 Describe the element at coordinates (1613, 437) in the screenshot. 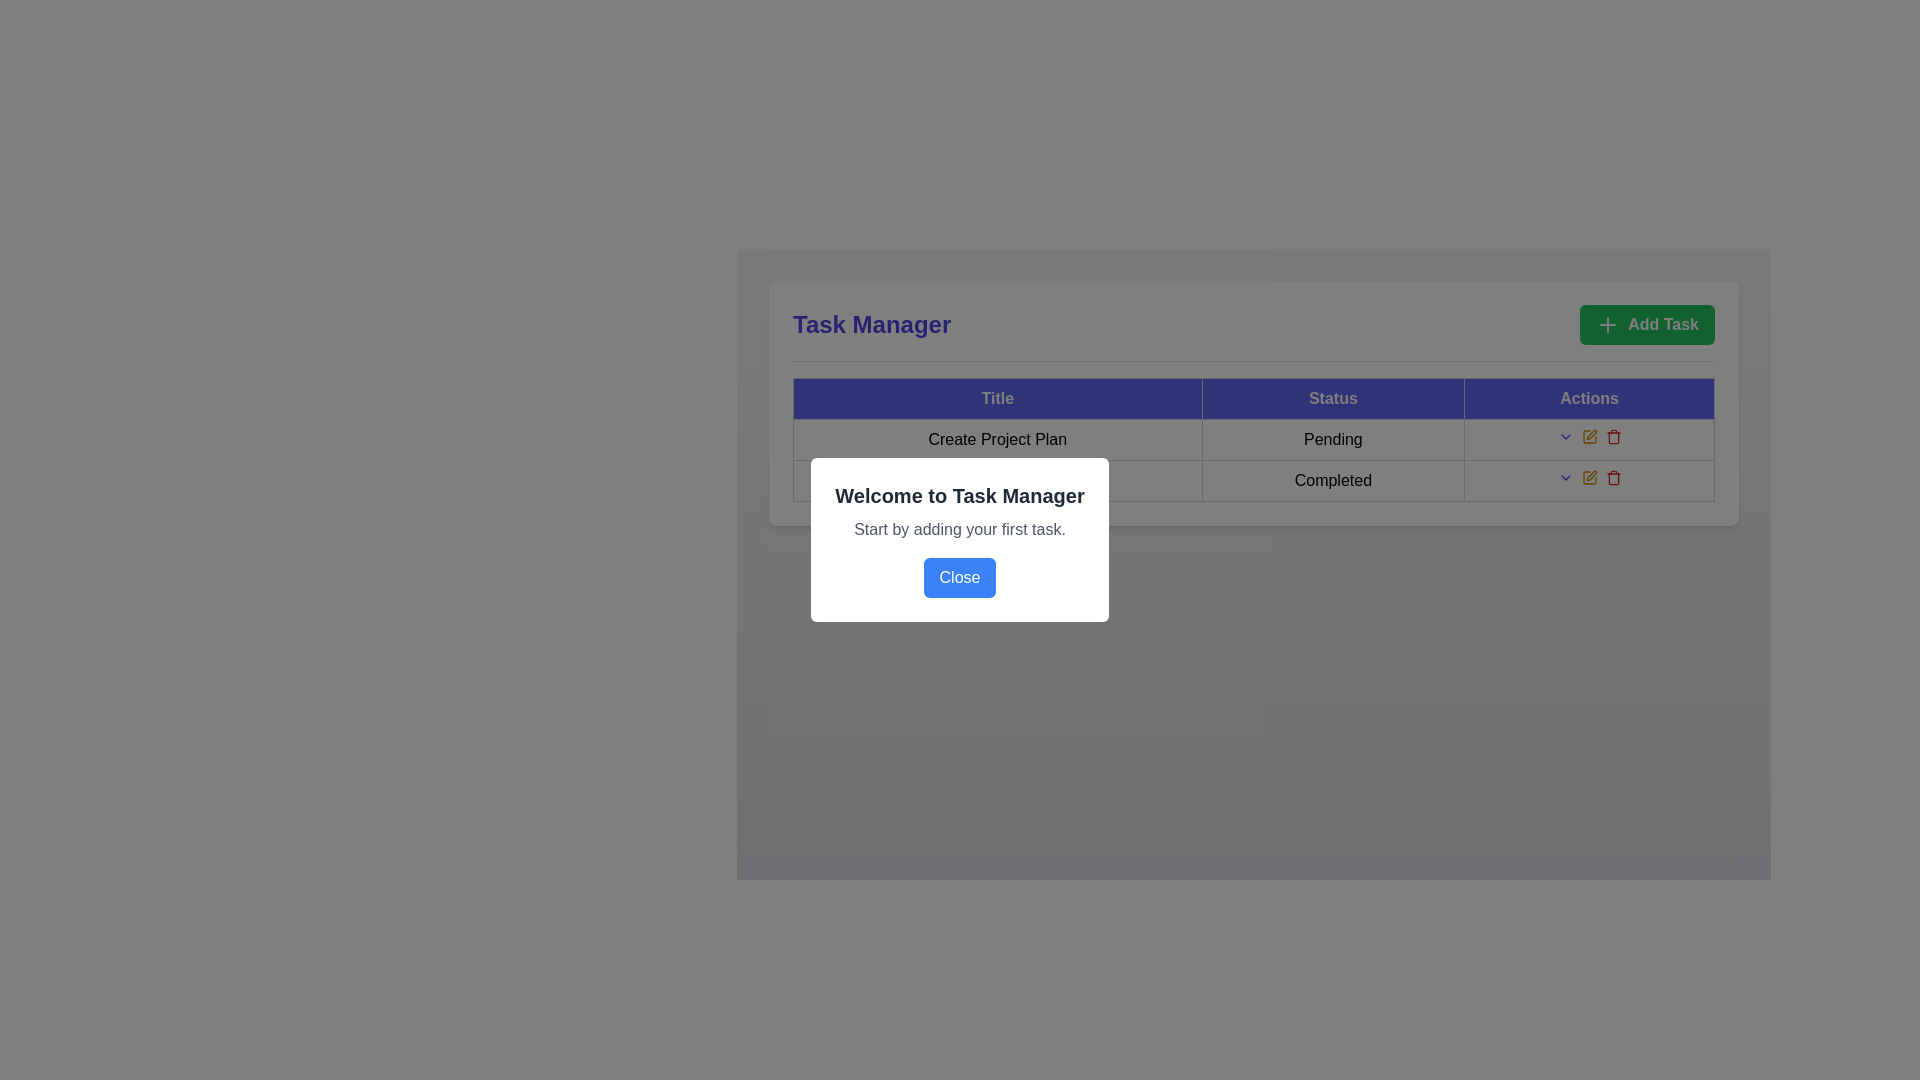

I see `the rectangular body part of the trash can icon located in the 'Actions' column of the table row` at that location.